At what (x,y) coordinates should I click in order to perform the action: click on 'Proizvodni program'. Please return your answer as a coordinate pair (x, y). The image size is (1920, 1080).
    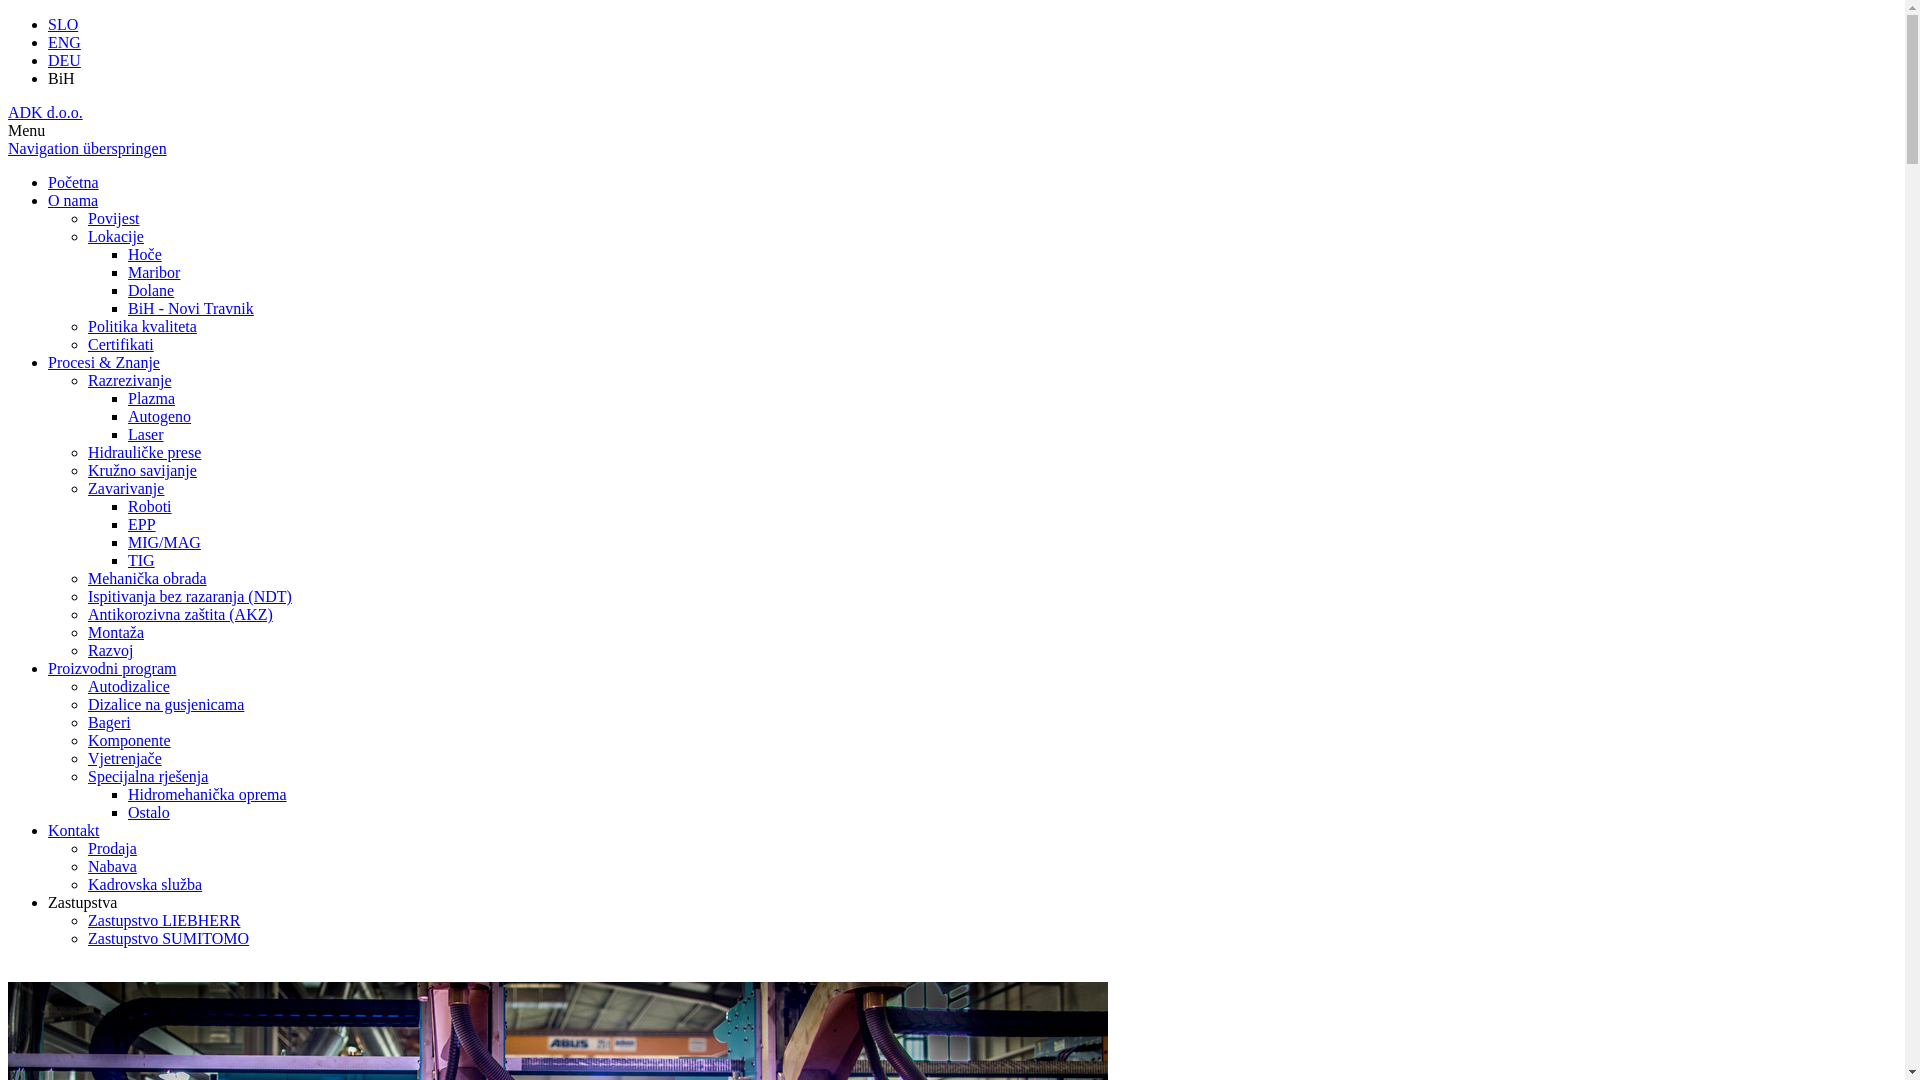
    Looking at the image, I should click on (110, 668).